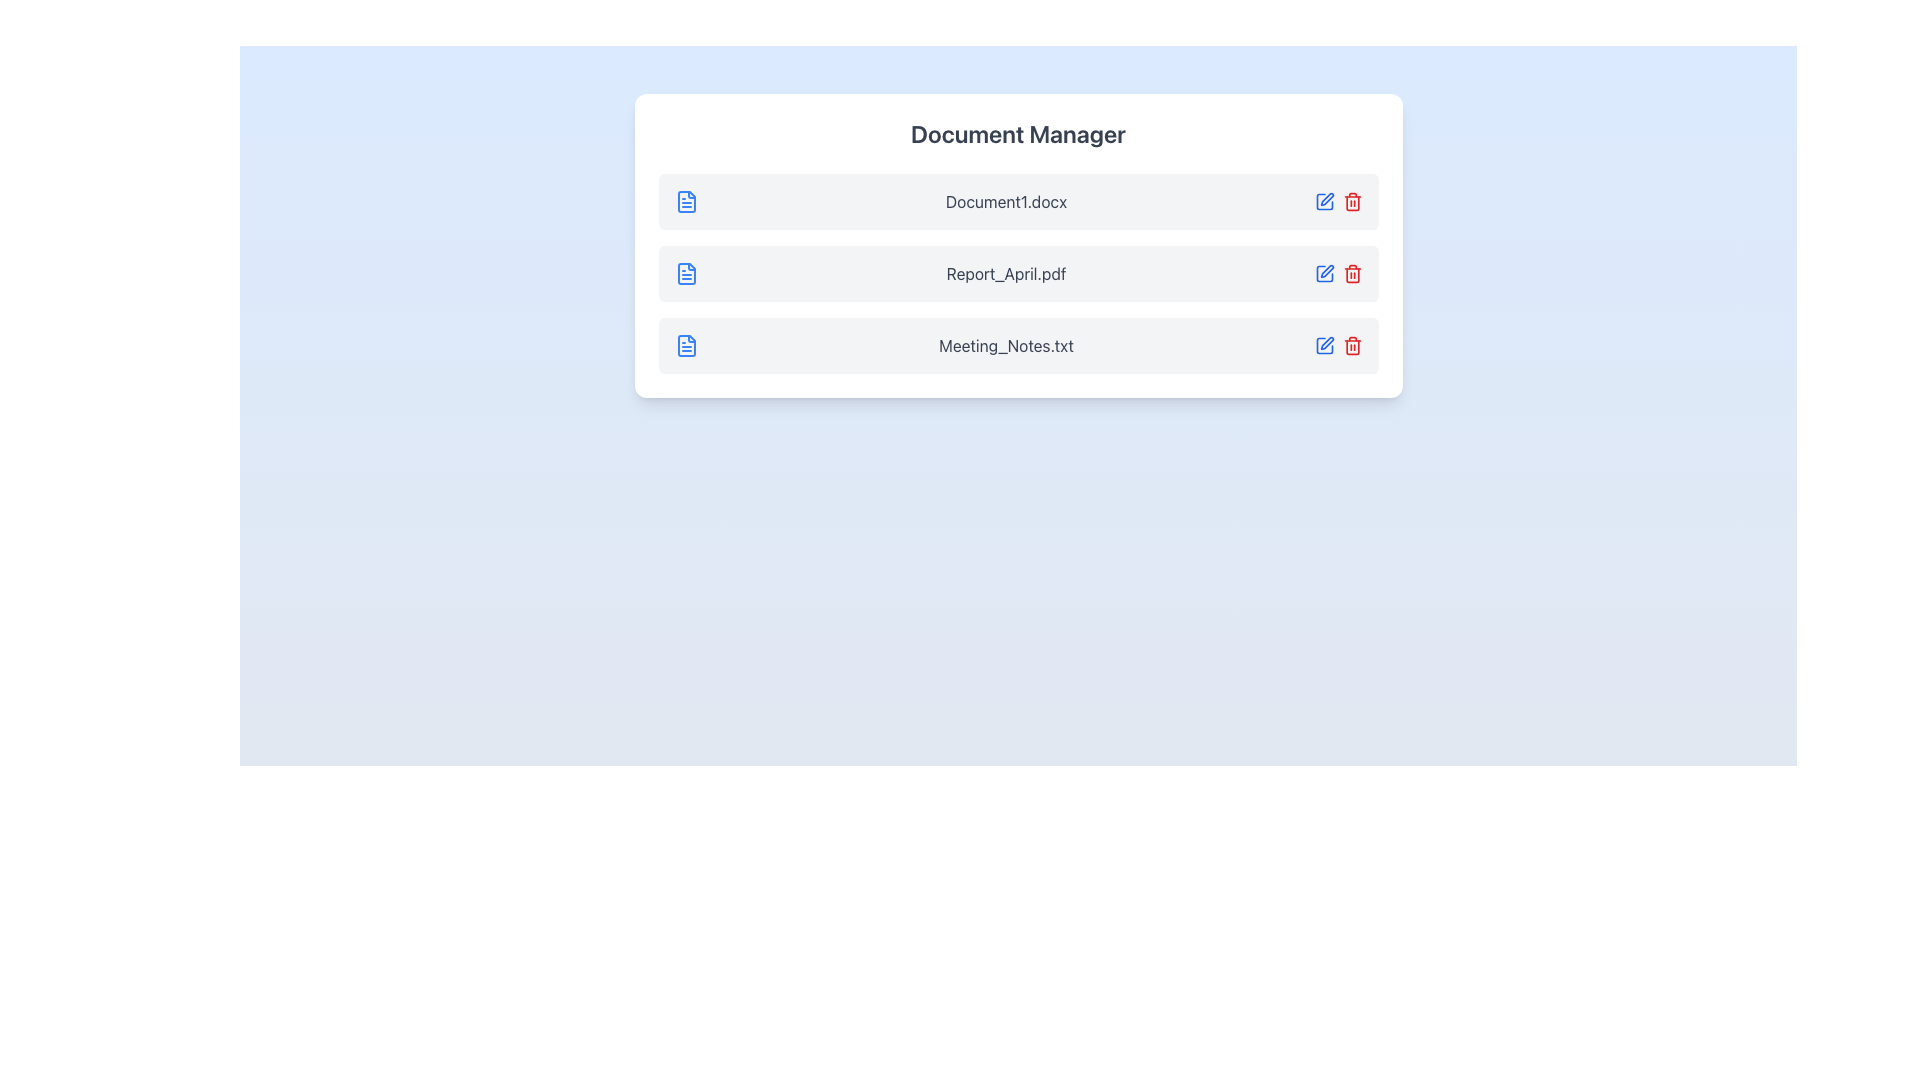 This screenshot has width=1920, height=1080. Describe the element at coordinates (1326, 342) in the screenshot. I see `the vector graphic icon representing the edit action button located on the right side of 'Meeting_Notes.txt' to initiate editing functionalities` at that location.